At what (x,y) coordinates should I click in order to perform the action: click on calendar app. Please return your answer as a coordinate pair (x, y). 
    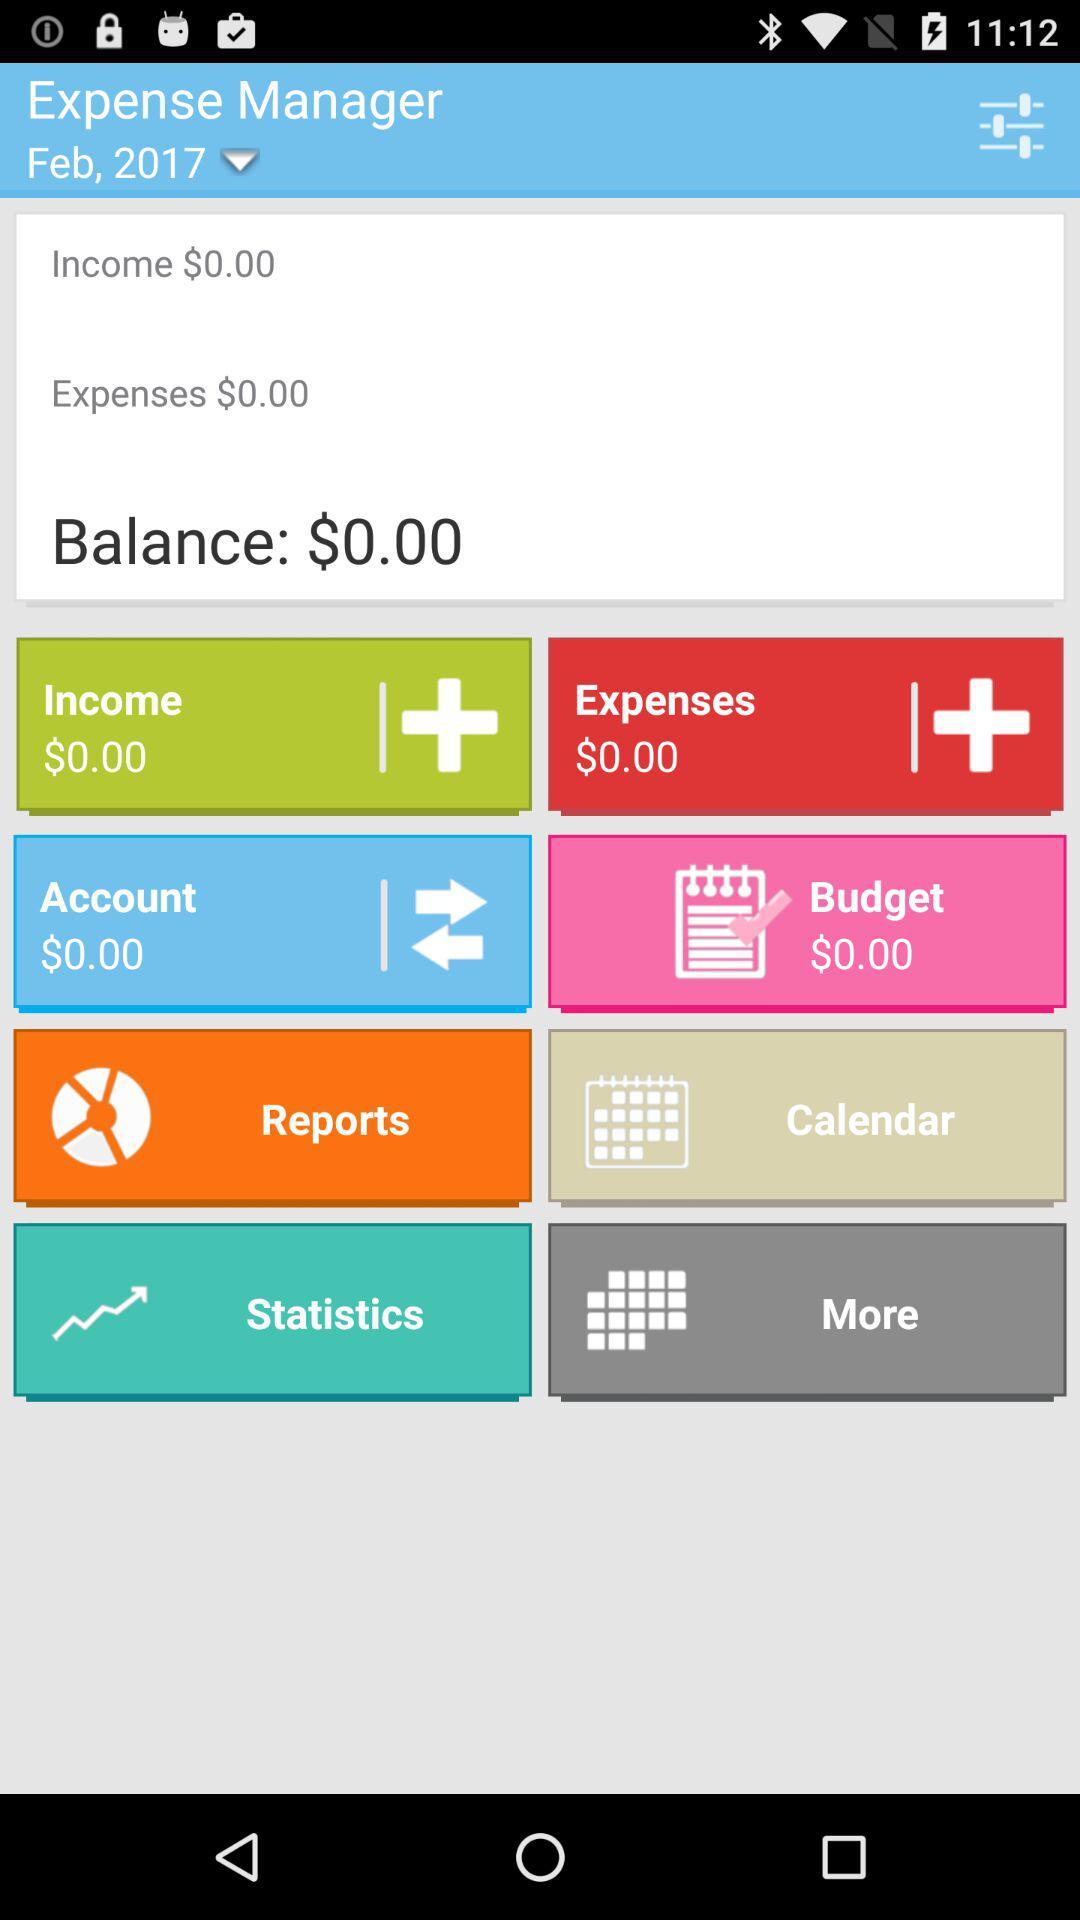
    Looking at the image, I should click on (806, 1117).